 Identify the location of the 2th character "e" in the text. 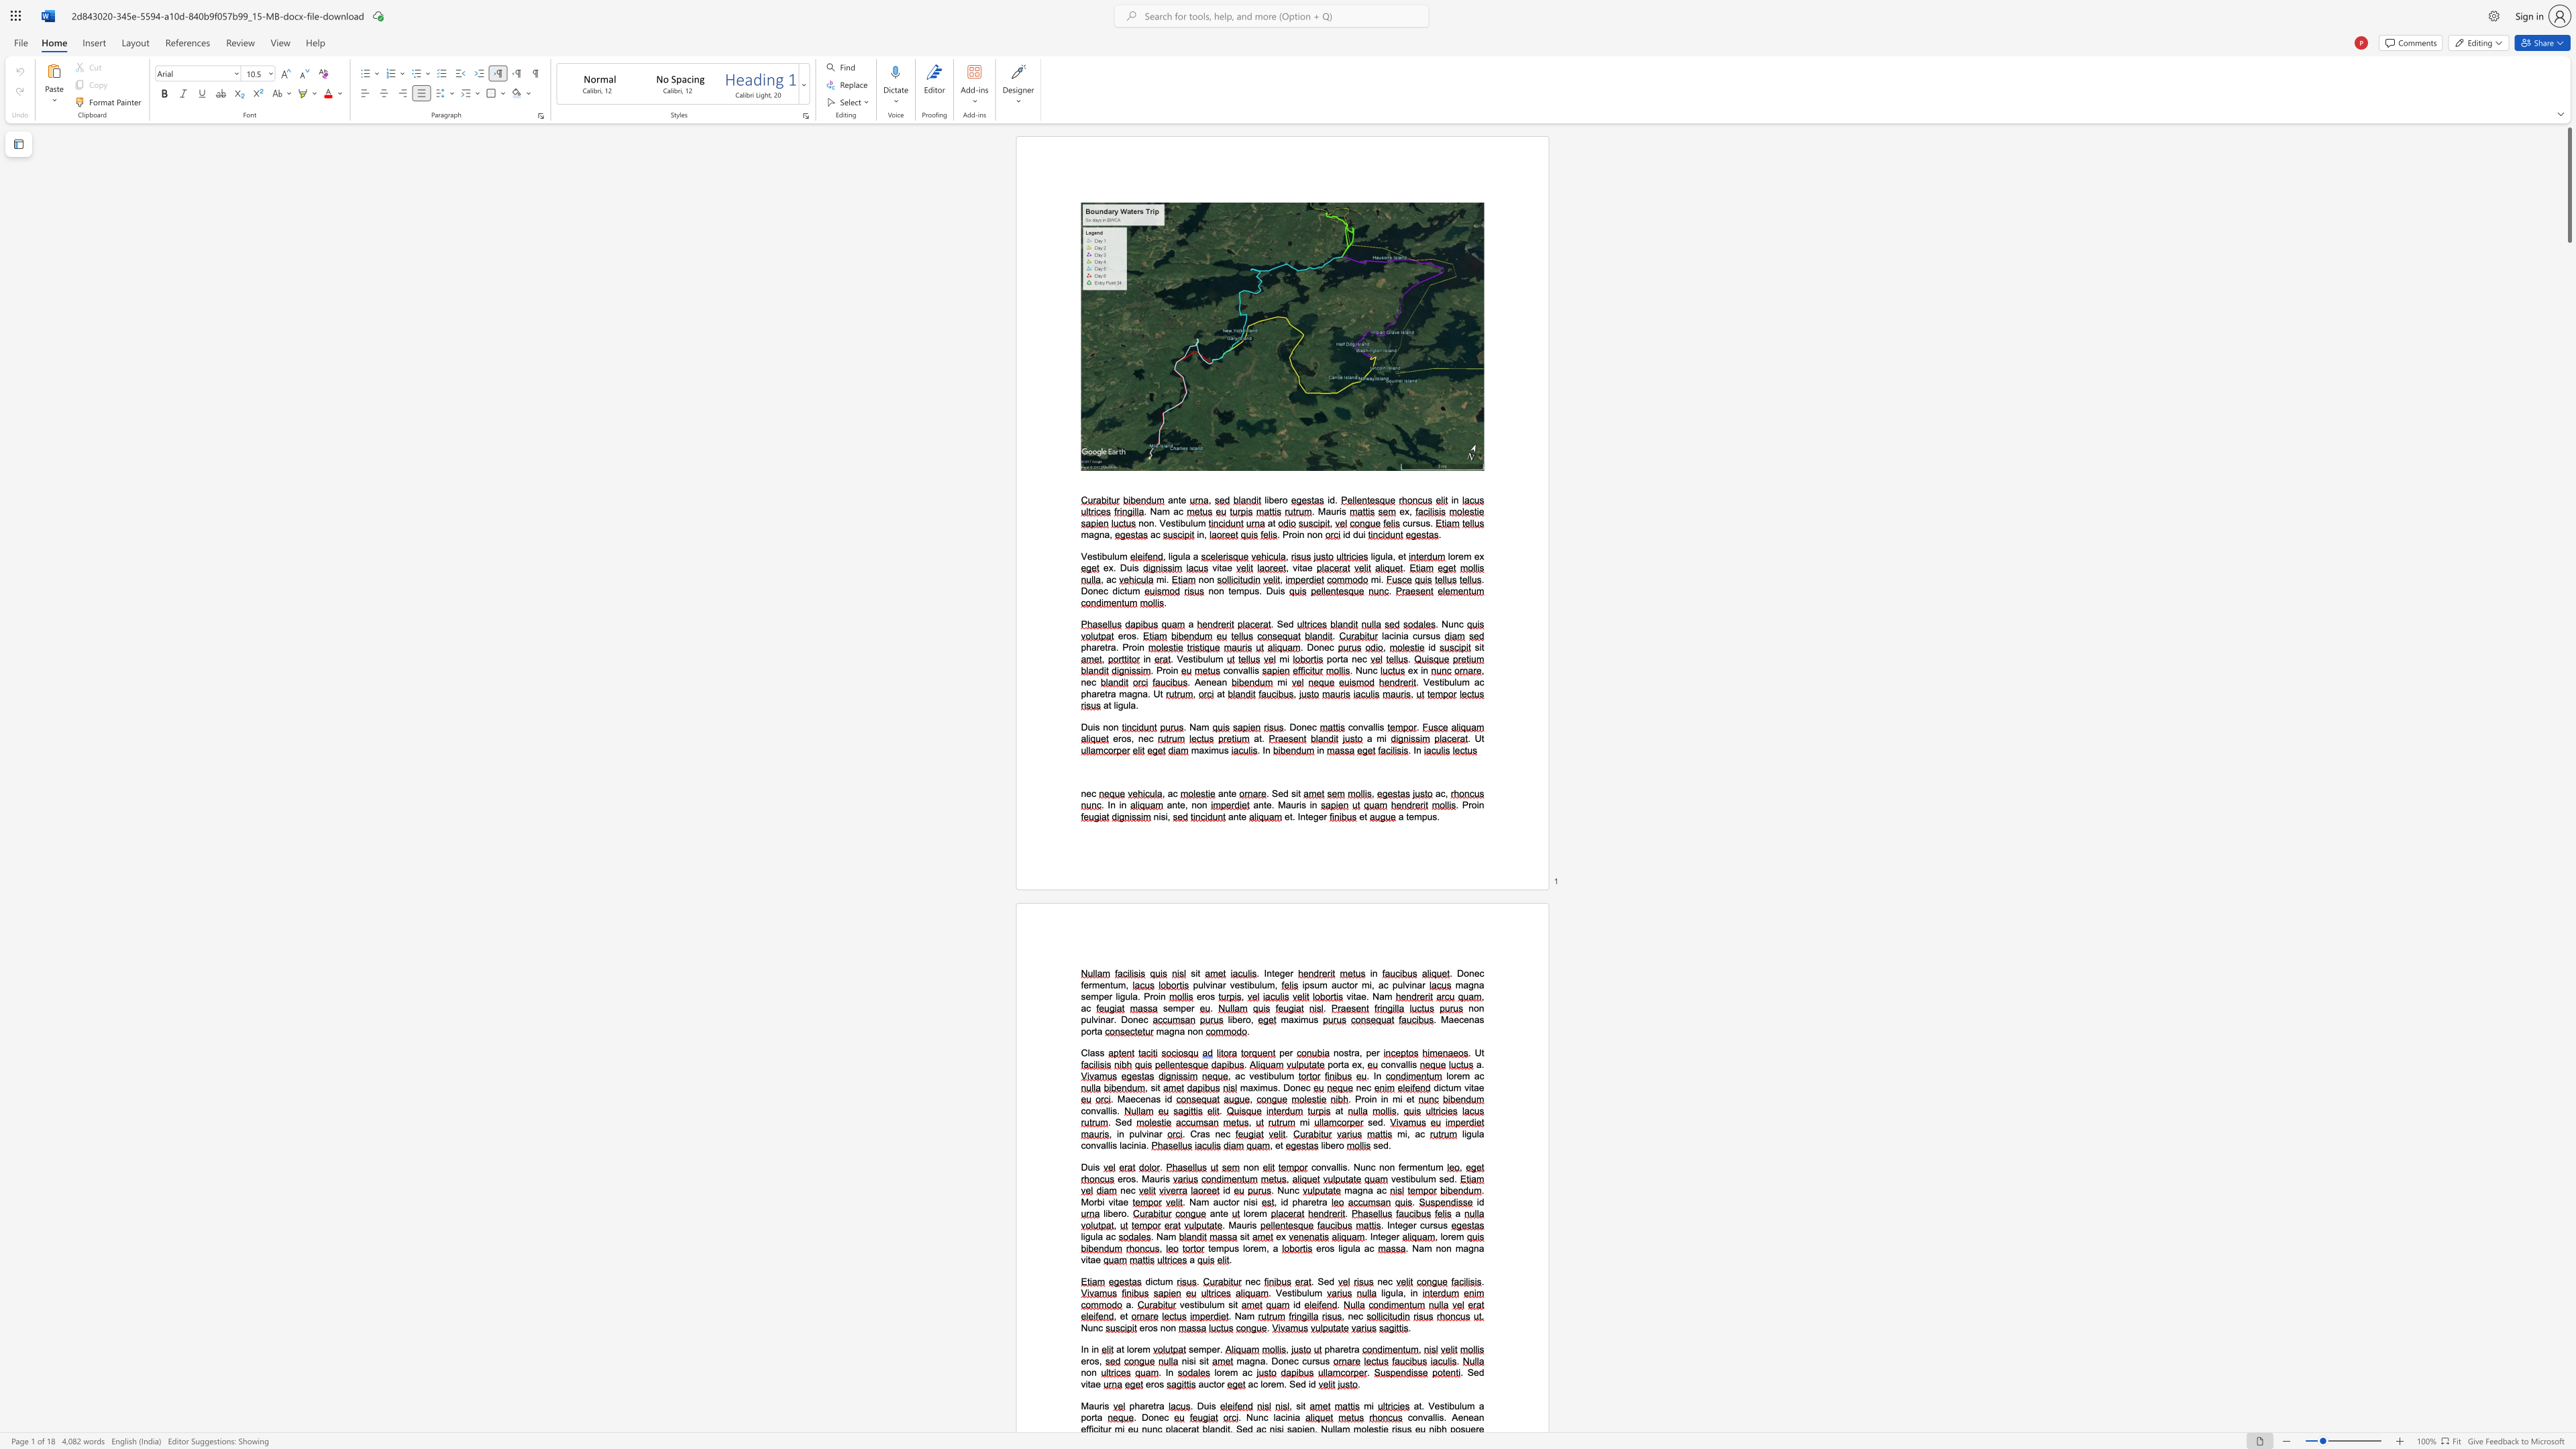
(1254, 1248).